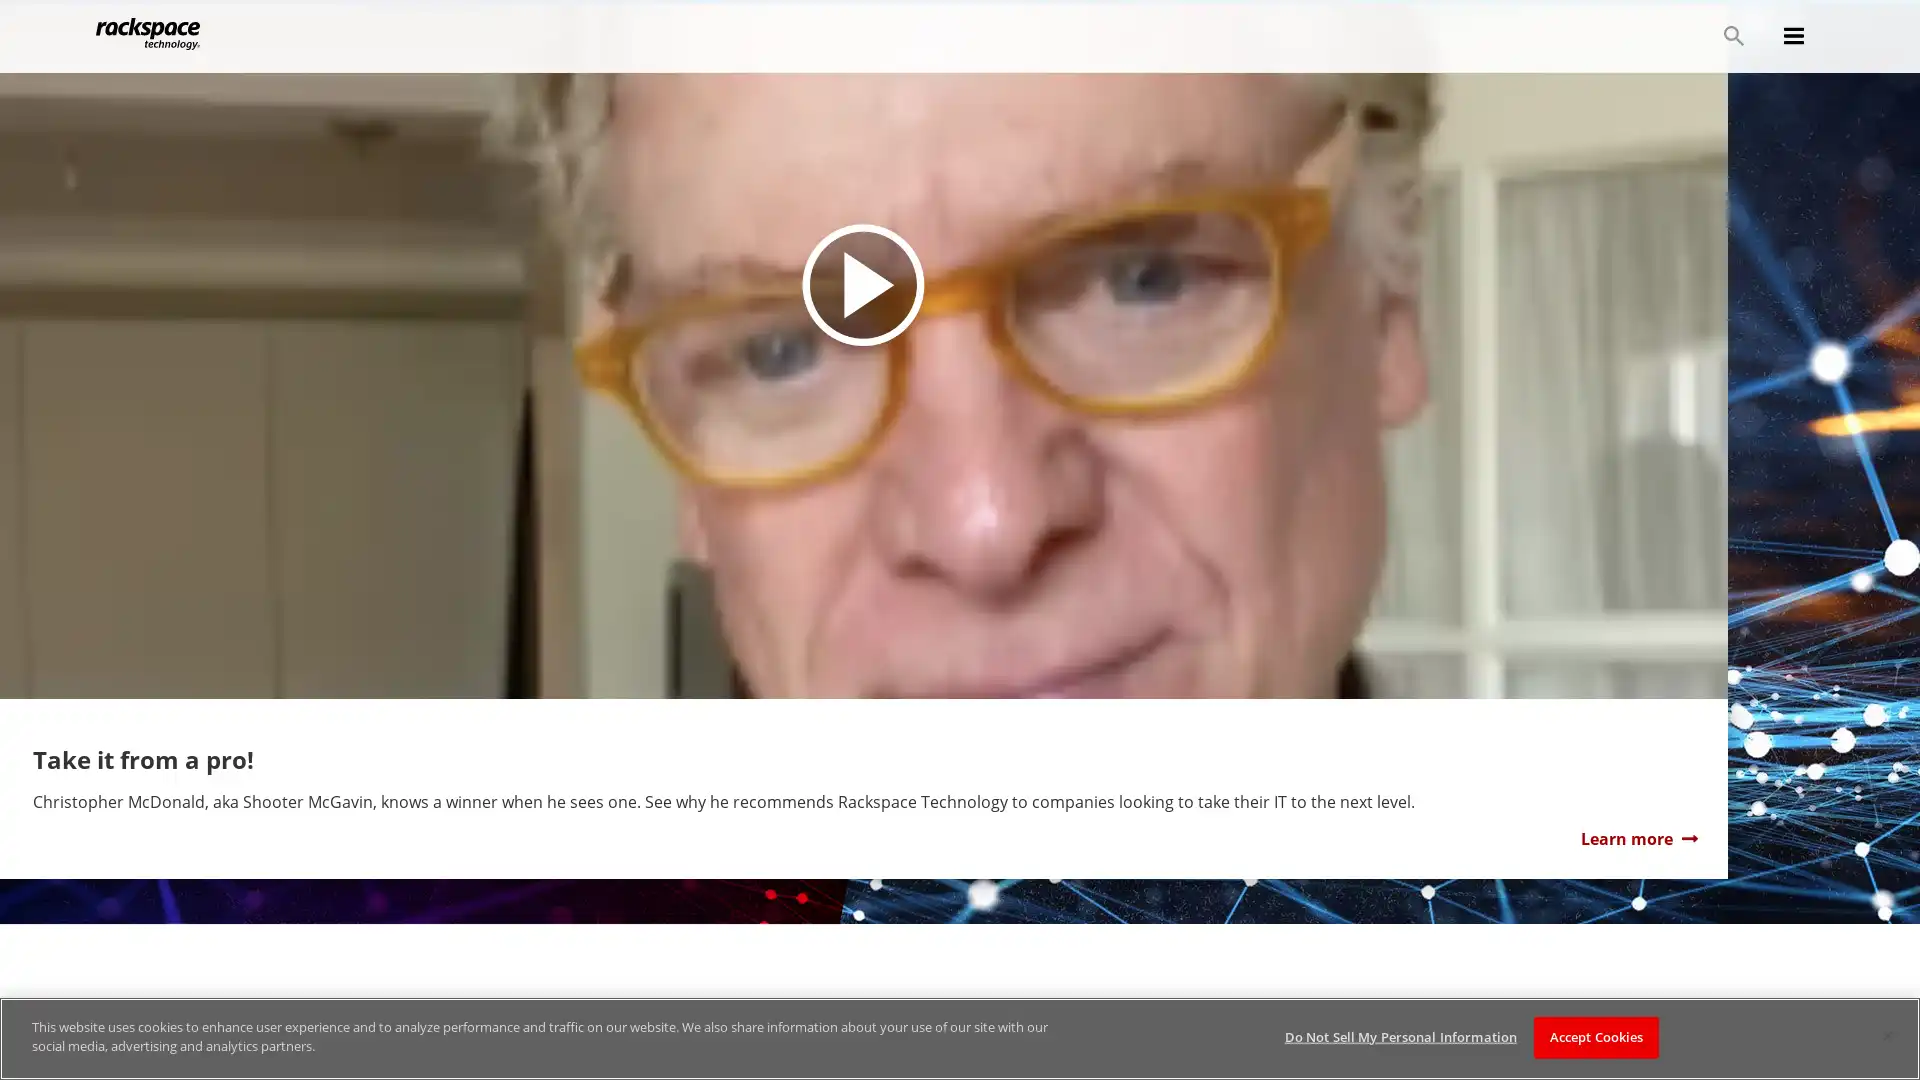 The width and height of the screenshot is (1920, 1080). What do you see at coordinates (1886, 1035) in the screenshot?
I see `Close` at bounding box center [1886, 1035].